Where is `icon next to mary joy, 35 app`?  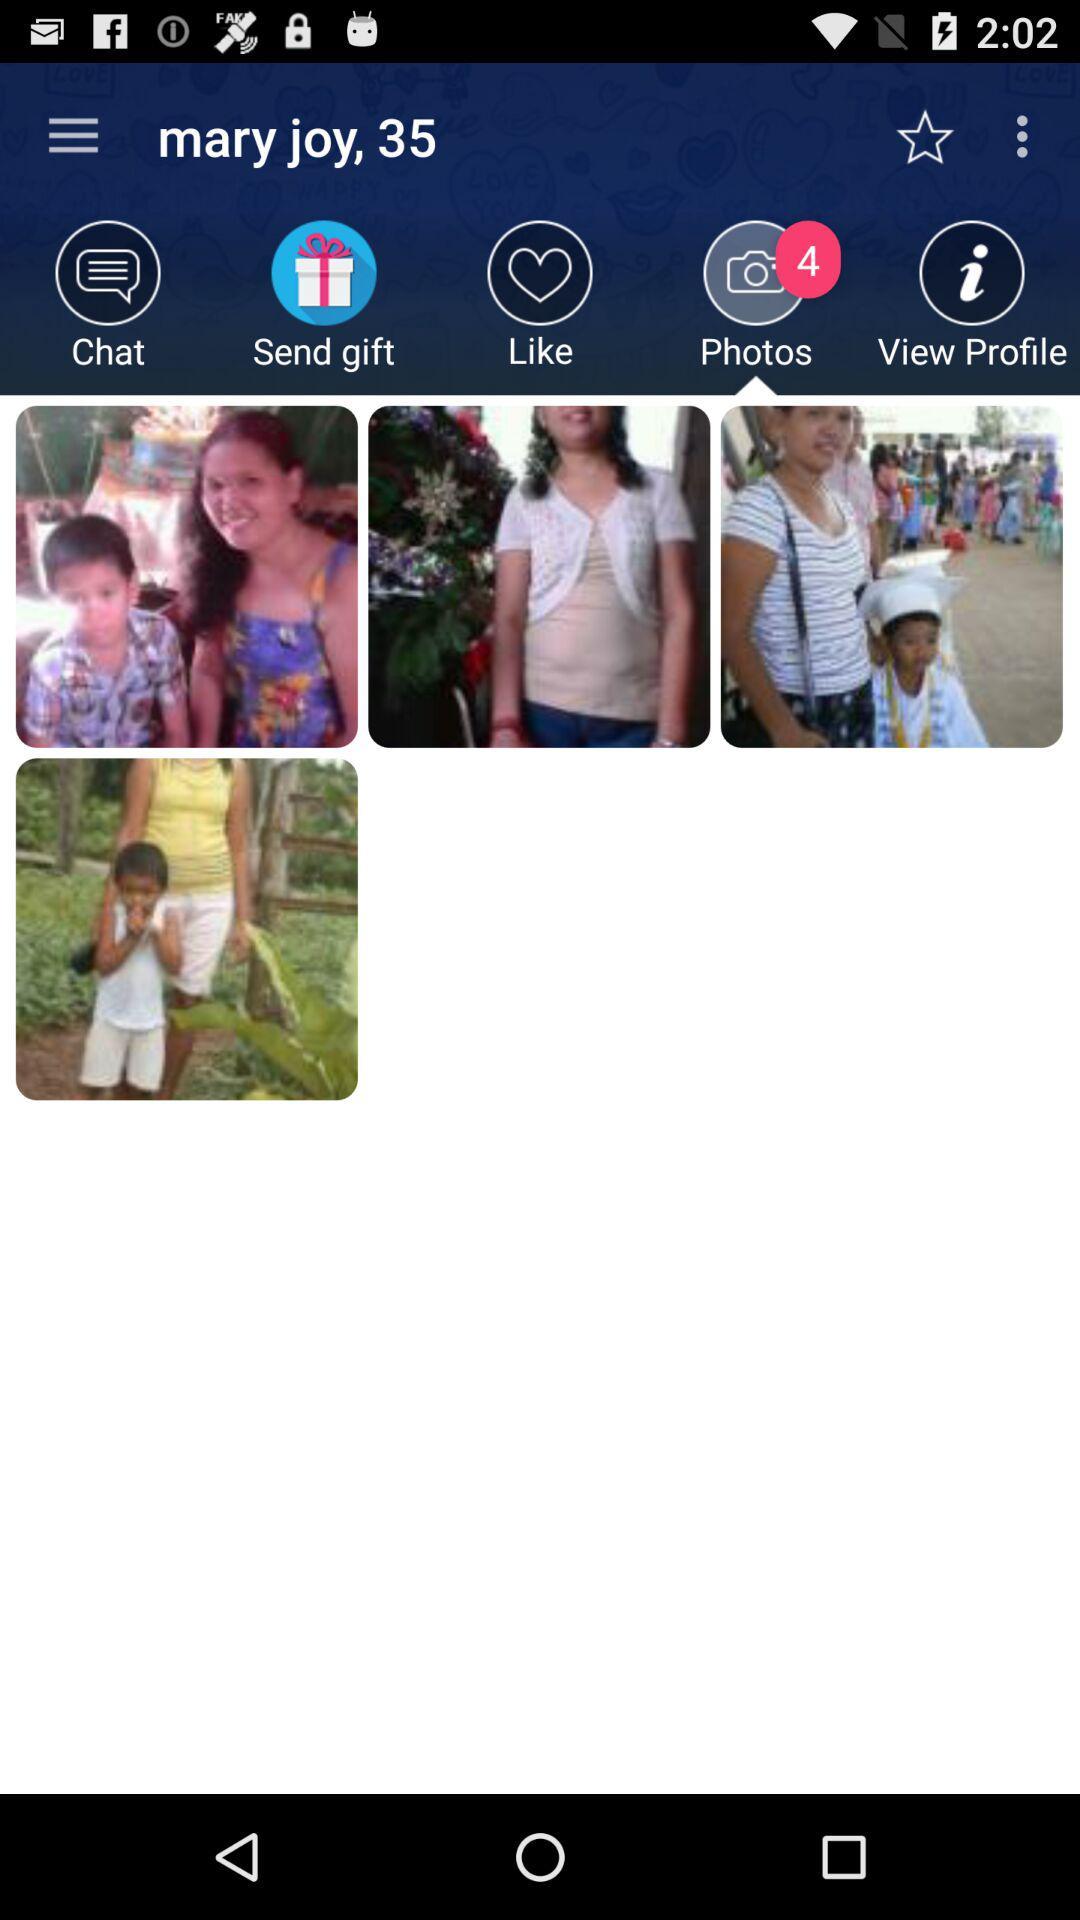 icon next to mary joy, 35 app is located at coordinates (72, 135).